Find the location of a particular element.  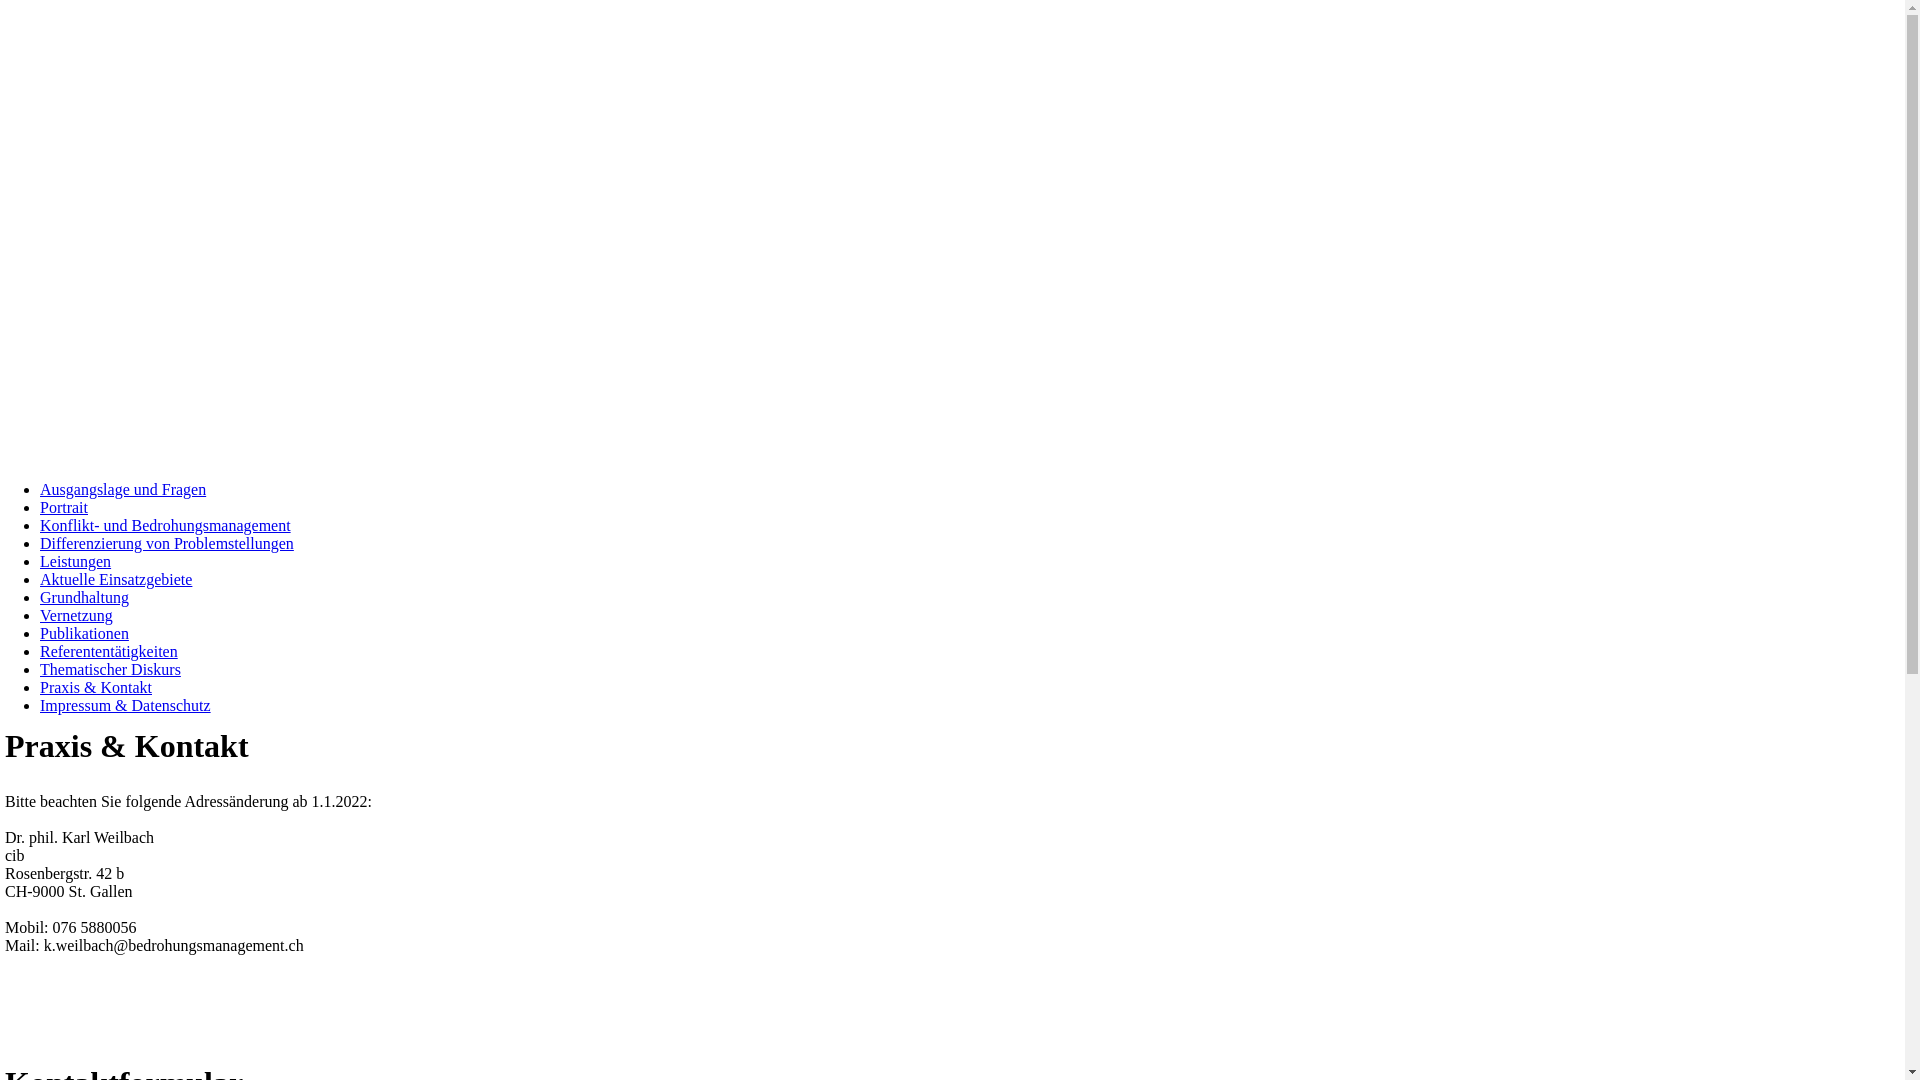

'Thematischer Diskurs' is located at coordinates (109, 669).